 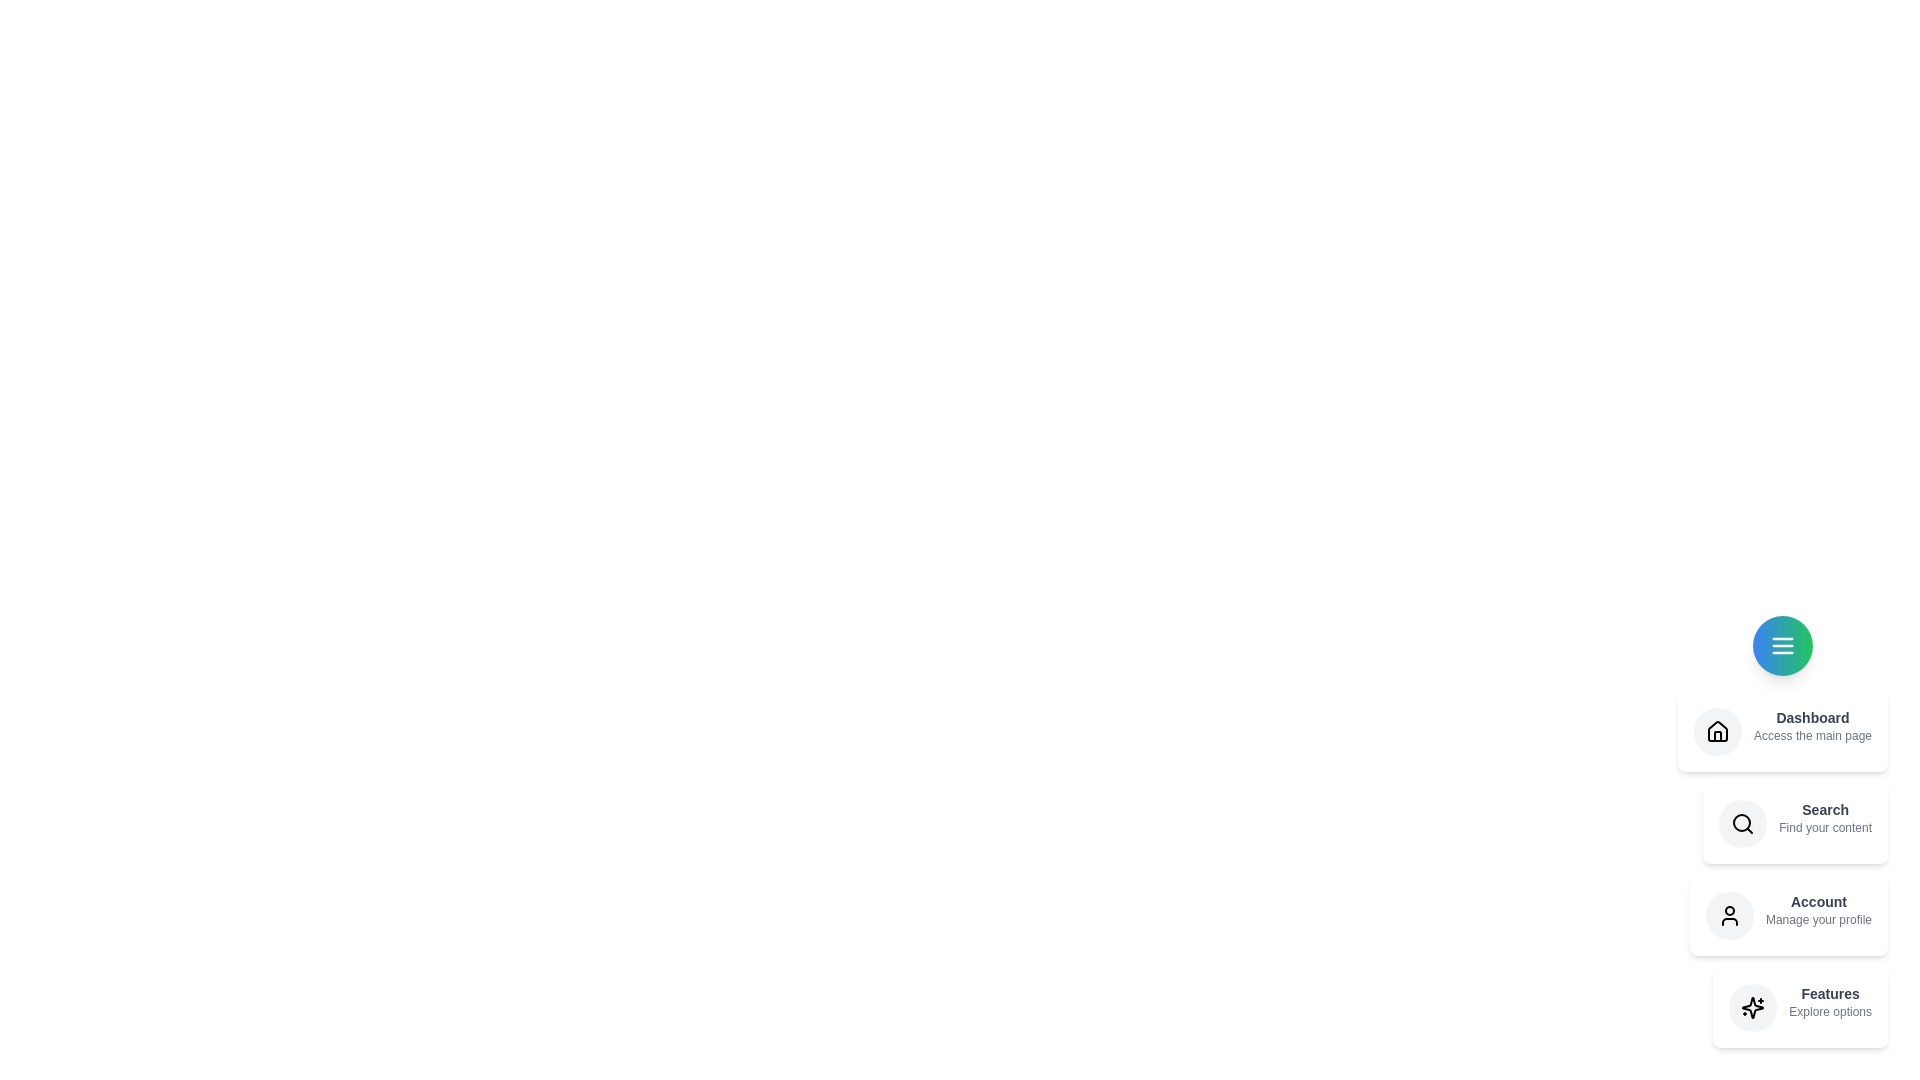 I want to click on the speed dial item Dashboard to explore its functionality, so click(x=1782, y=732).